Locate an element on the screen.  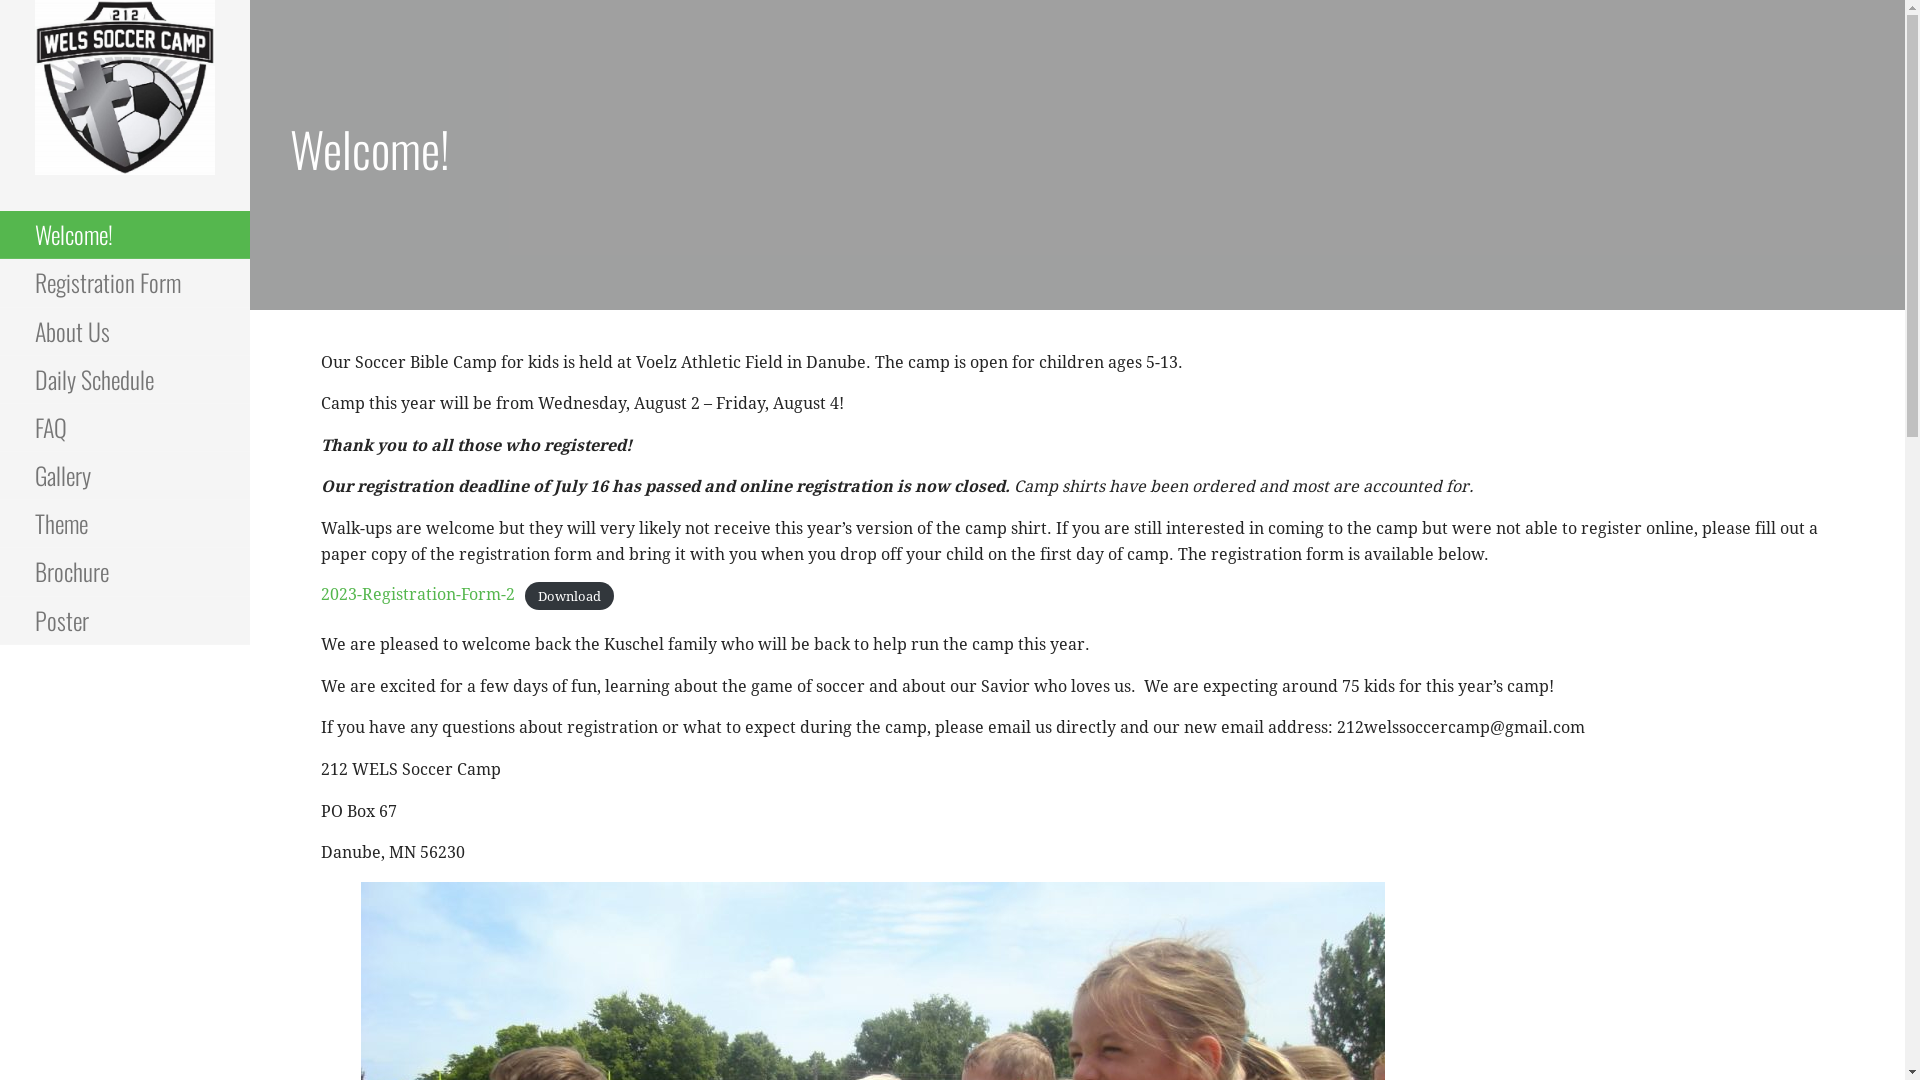
'Skip to content' is located at coordinates (249, 0).